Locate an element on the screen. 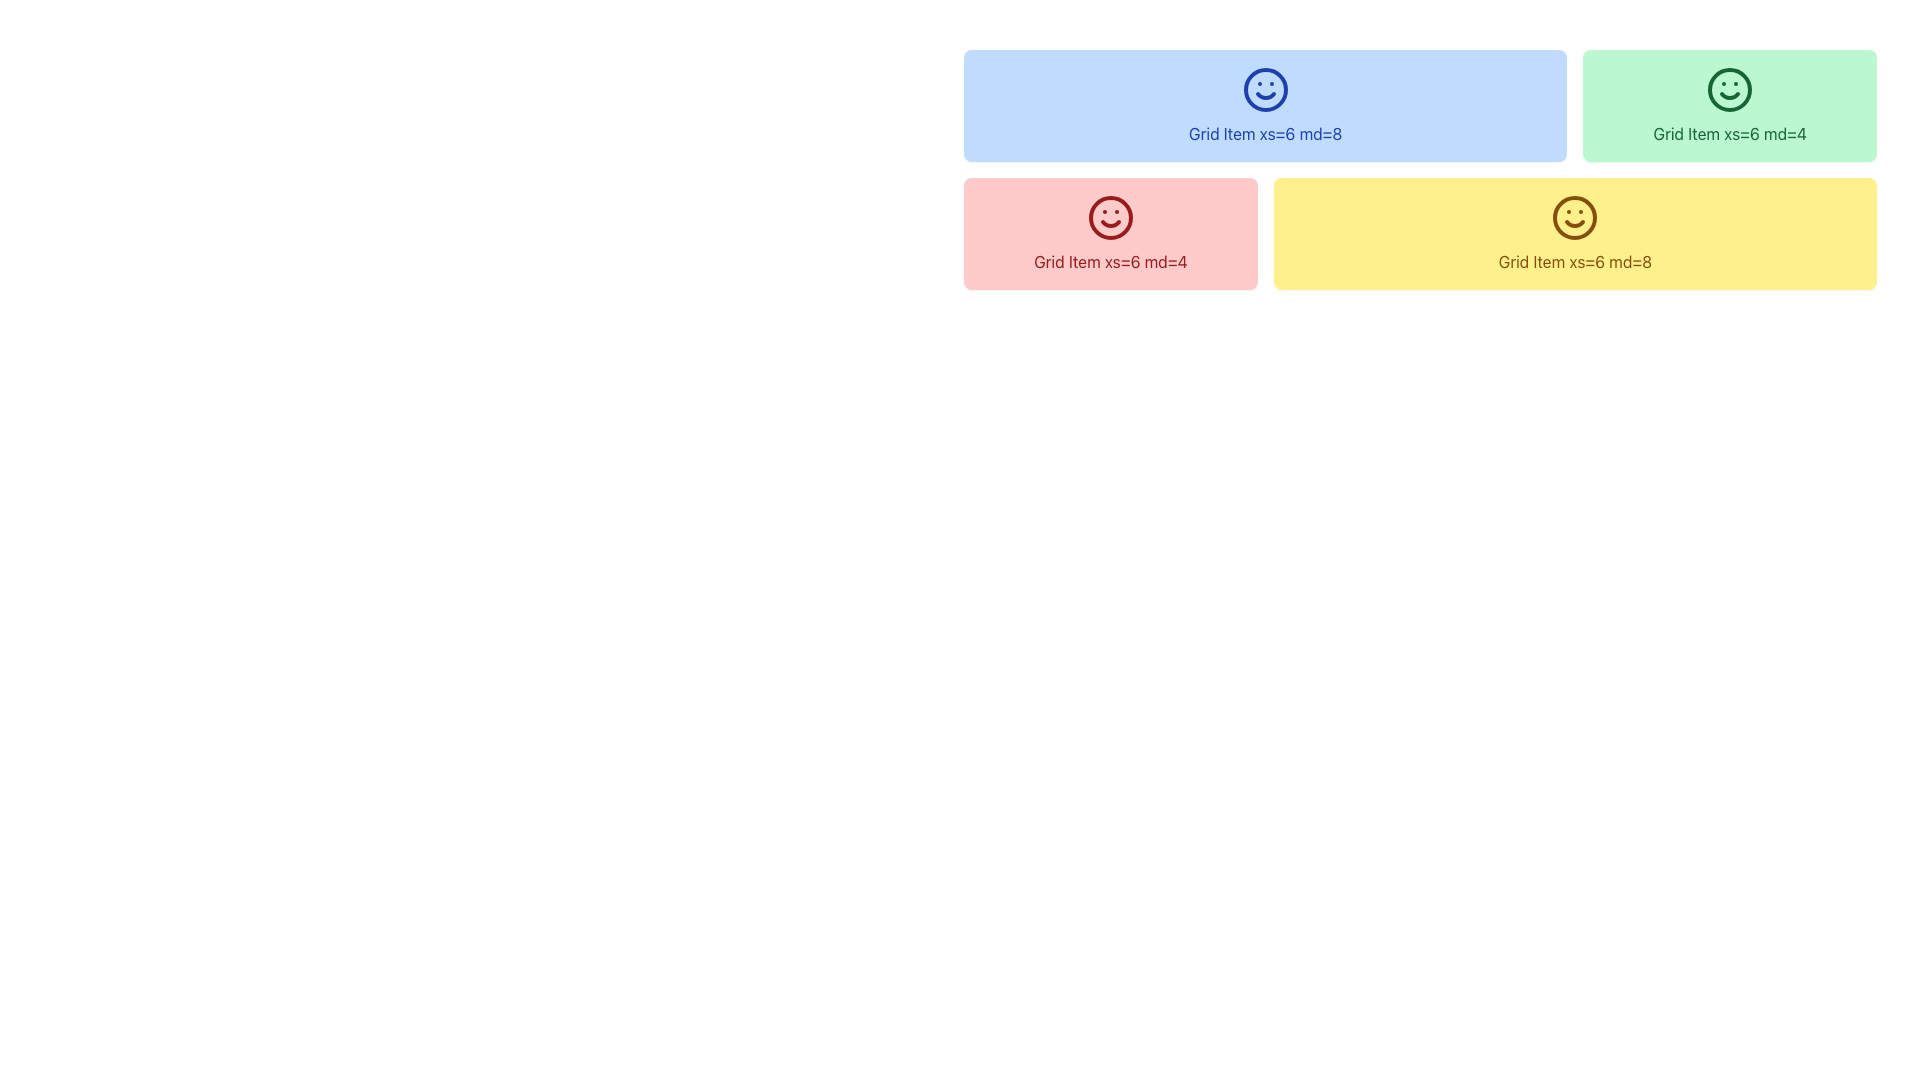 The height and width of the screenshot is (1080, 1920). the decorative icon with a smiling appearance located in the top-right of the grid item labeled 'Grid Item xs=6 md=4', which has a light green background is located at coordinates (1729, 88).